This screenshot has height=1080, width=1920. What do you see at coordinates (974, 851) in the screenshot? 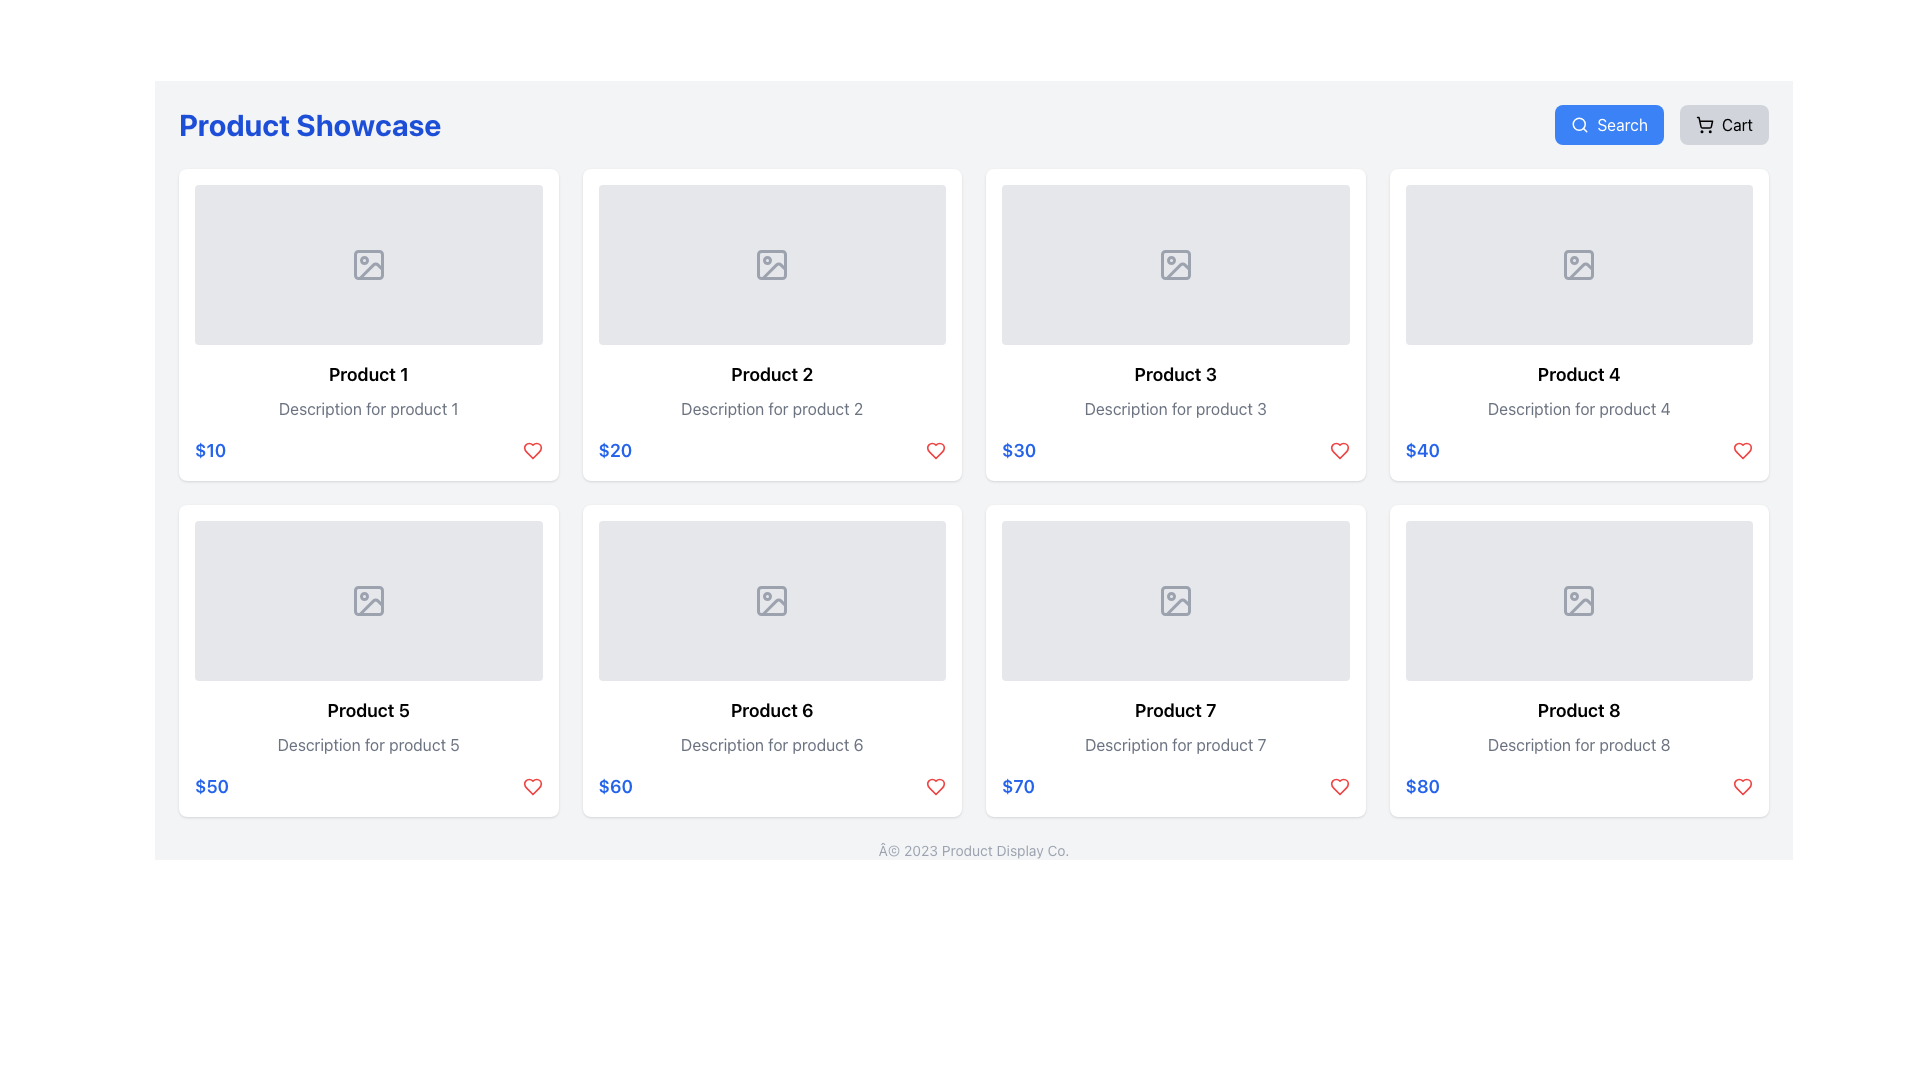
I see `text displayed in the small, gray-colored font that says 'Â© 2023 Product Display Co.' located at the bottom center of the page` at bounding box center [974, 851].